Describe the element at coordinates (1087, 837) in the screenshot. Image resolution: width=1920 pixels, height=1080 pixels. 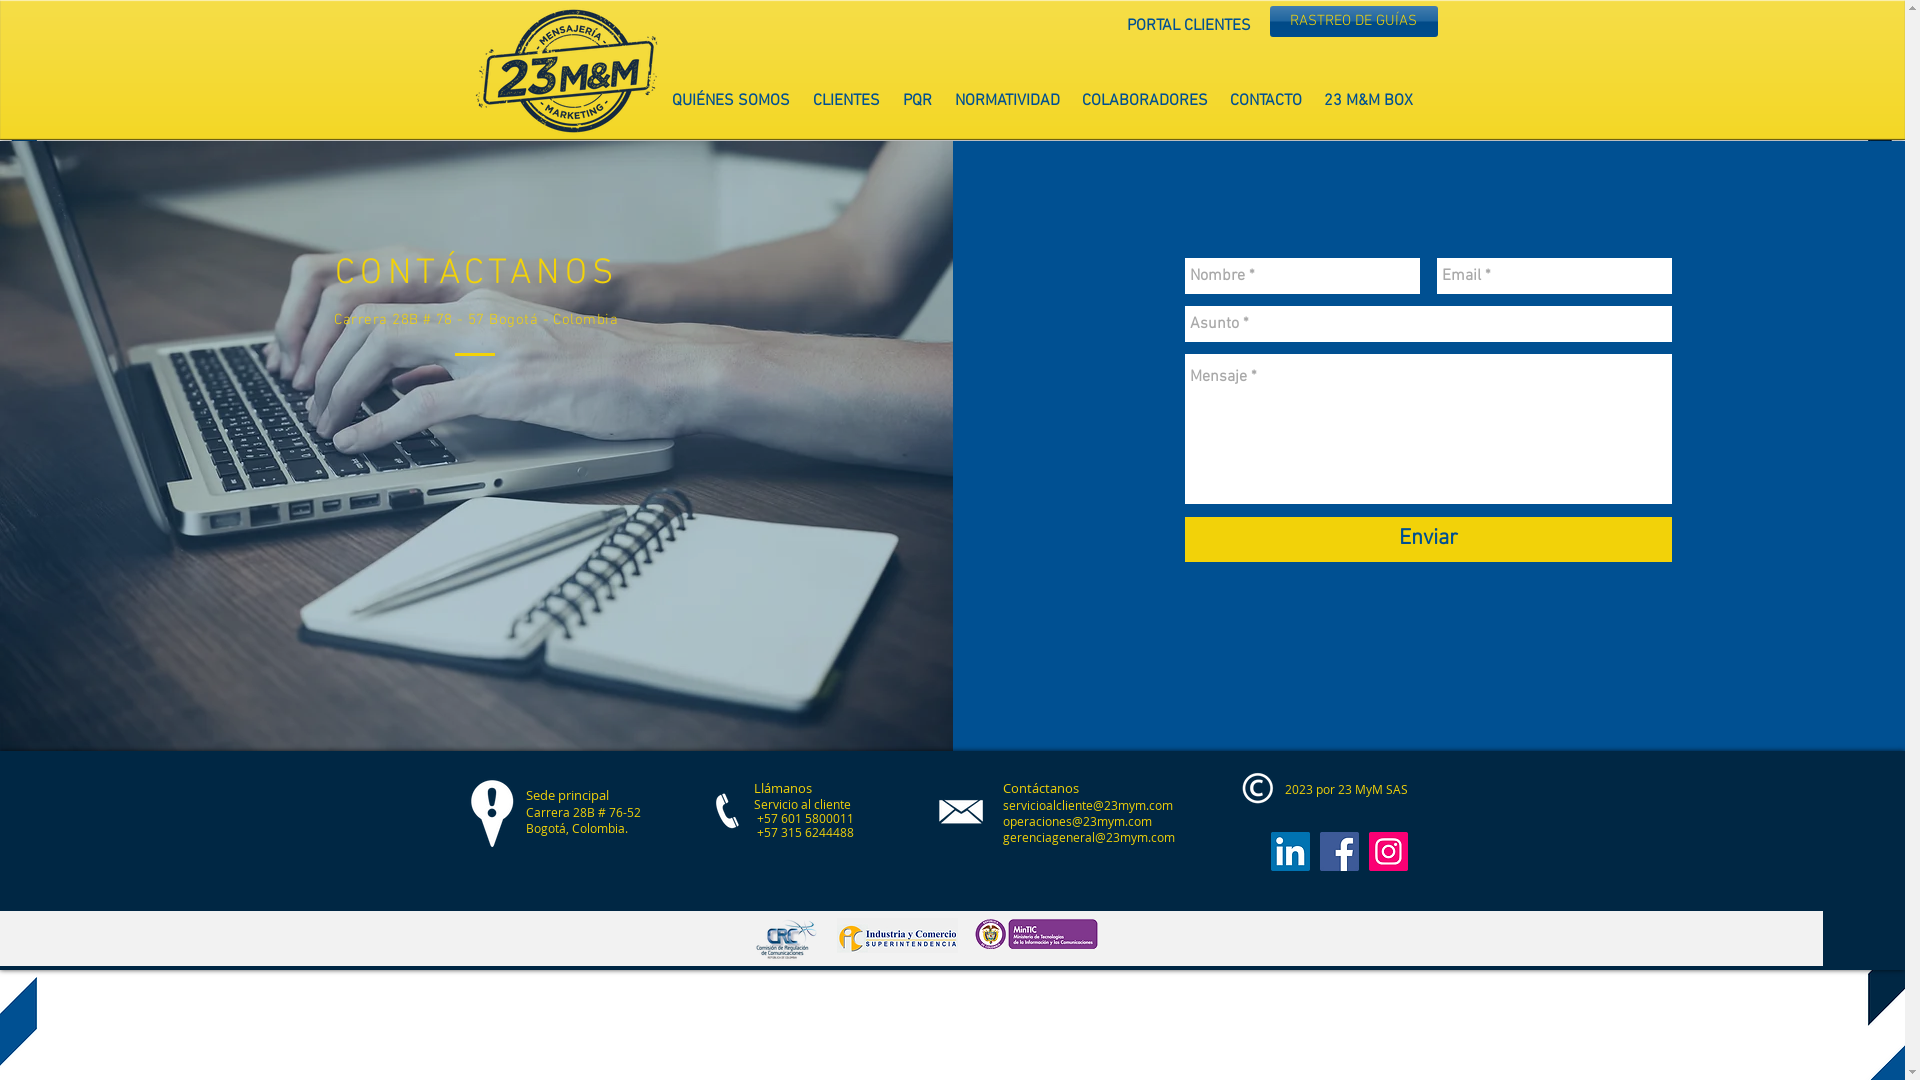
I see `'gerenciageneral@23mym.com'` at that location.